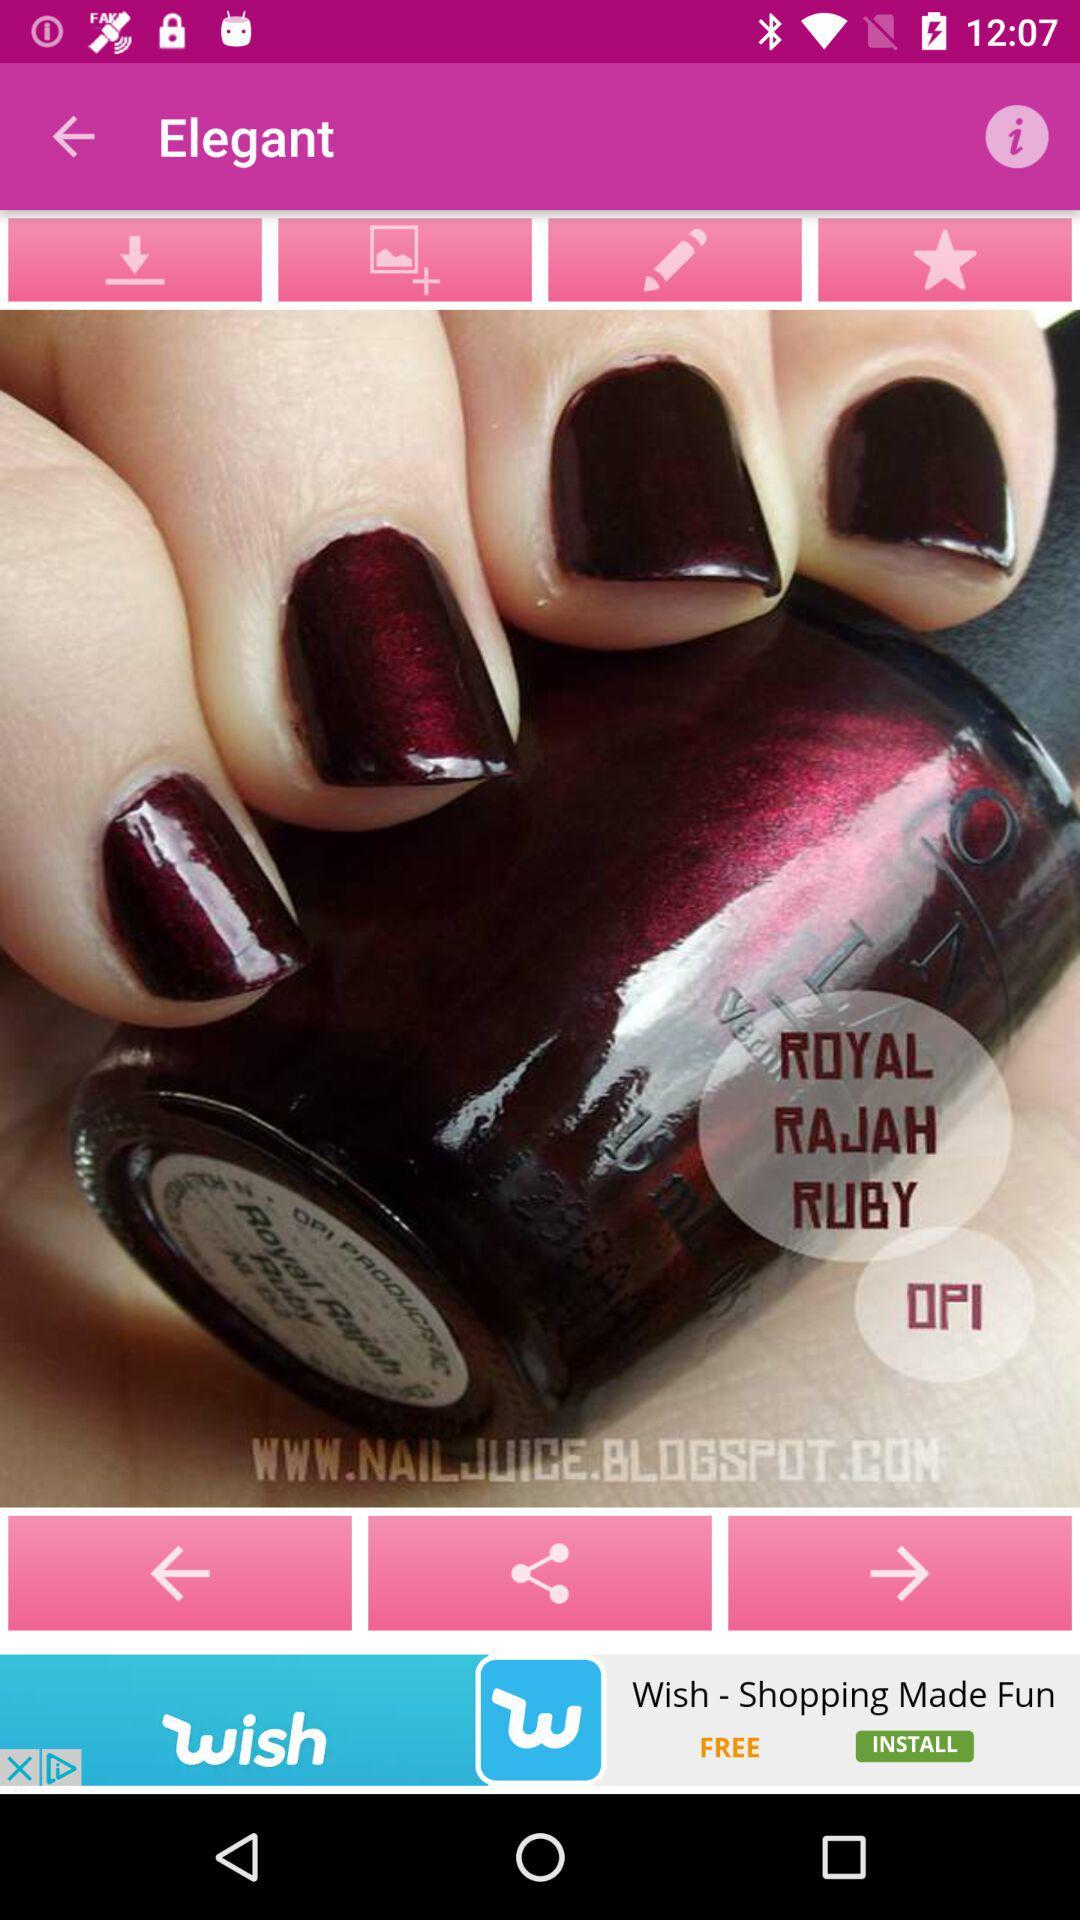 This screenshot has width=1080, height=1920. I want to click on advertisement page, so click(540, 1719).